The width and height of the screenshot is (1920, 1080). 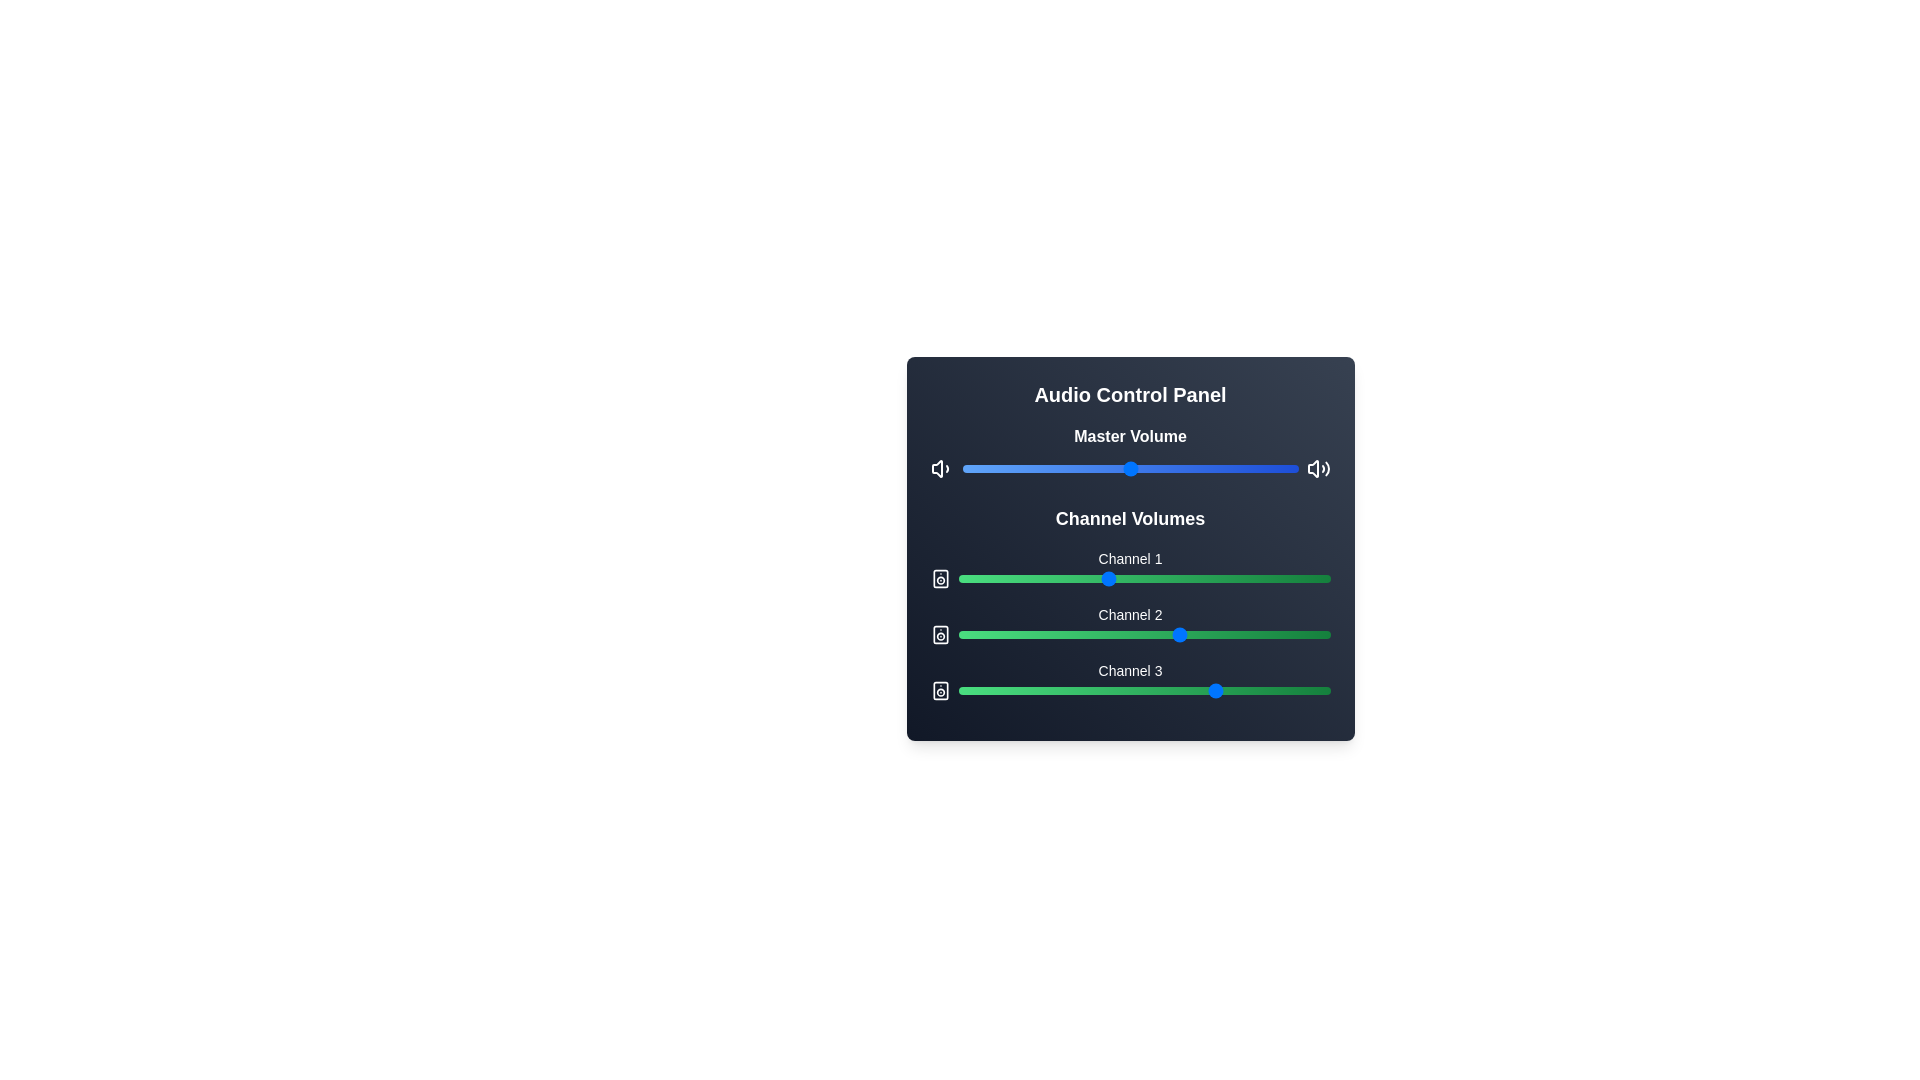 What do you see at coordinates (1006, 685) in the screenshot?
I see `the 'Channel 3' volume slider` at bounding box center [1006, 685].